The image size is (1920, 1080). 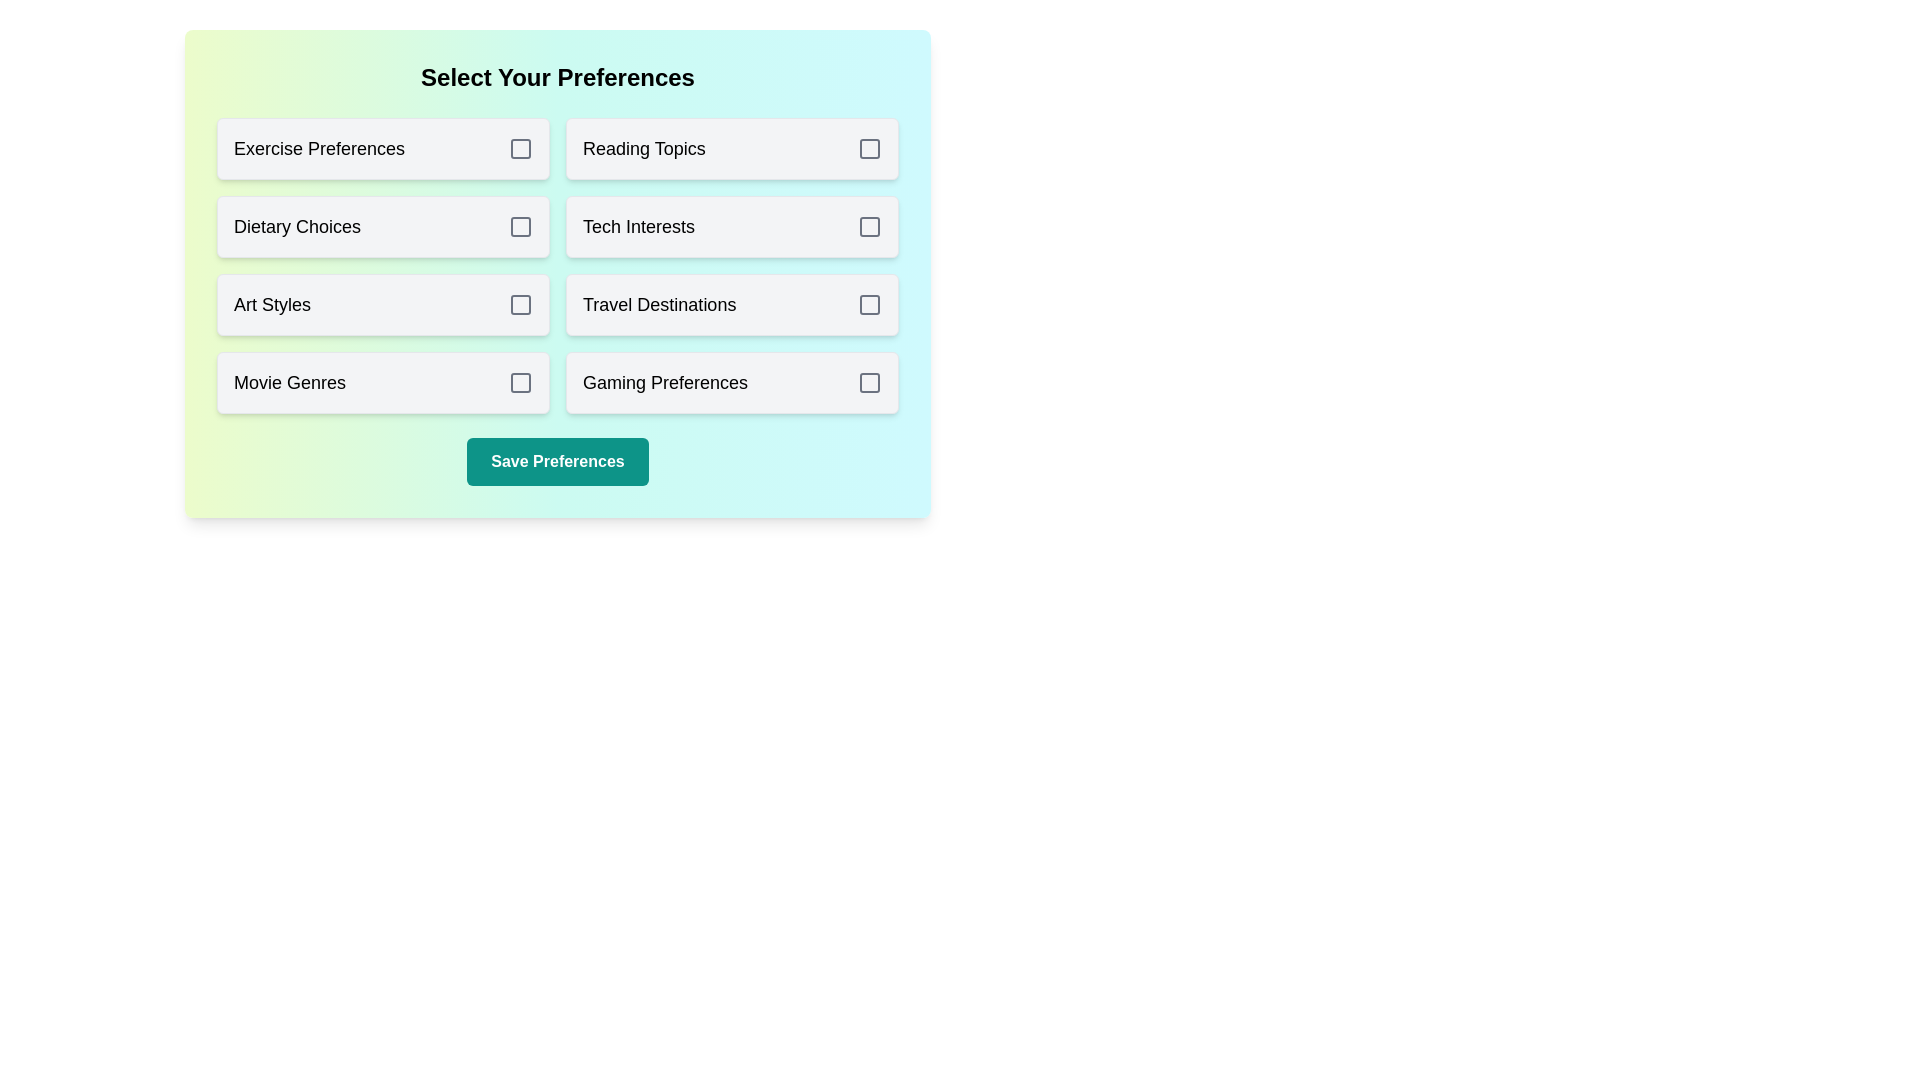 I want to click on the option Tech Interests to observe its hover effect, so click(x=731, y=226).